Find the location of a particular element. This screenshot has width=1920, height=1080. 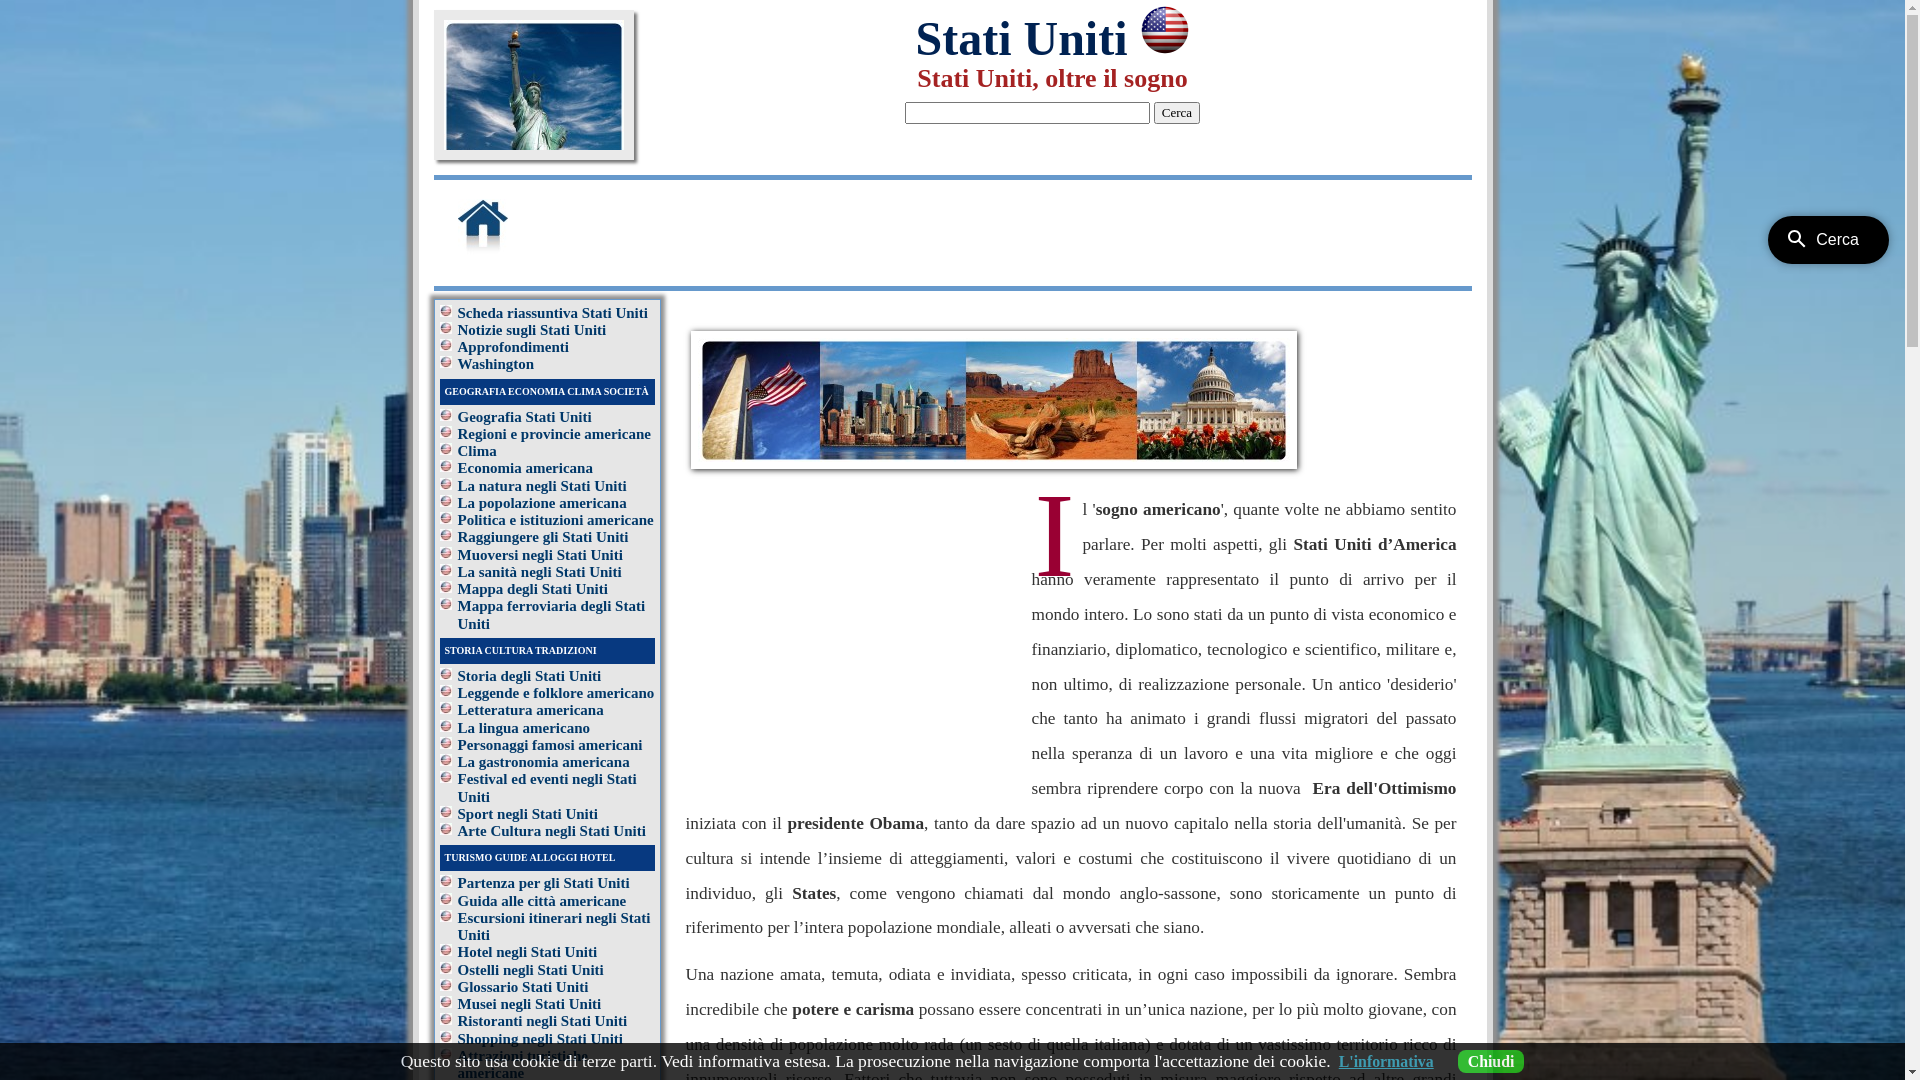

'  ' is located at coordinates (508, 249).